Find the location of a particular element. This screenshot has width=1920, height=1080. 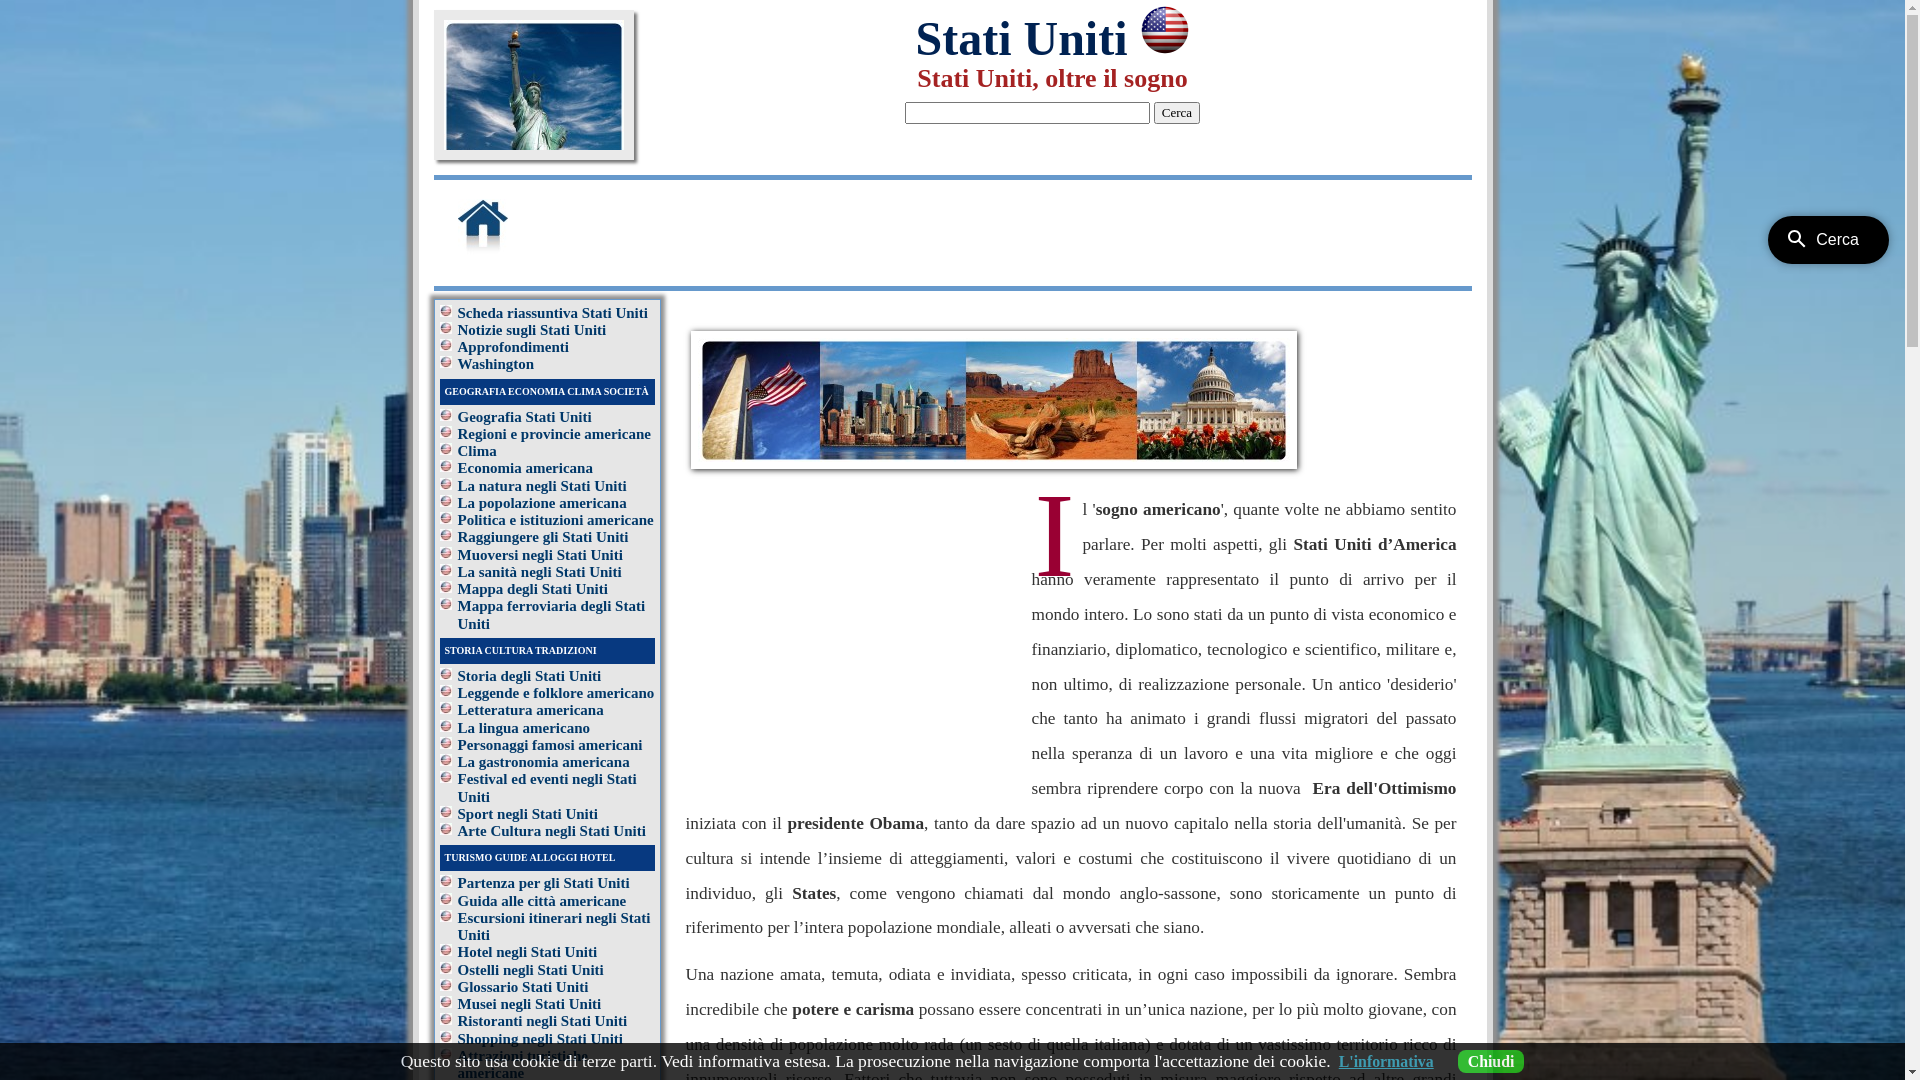

'  ' is located at coordinates (508, 249).